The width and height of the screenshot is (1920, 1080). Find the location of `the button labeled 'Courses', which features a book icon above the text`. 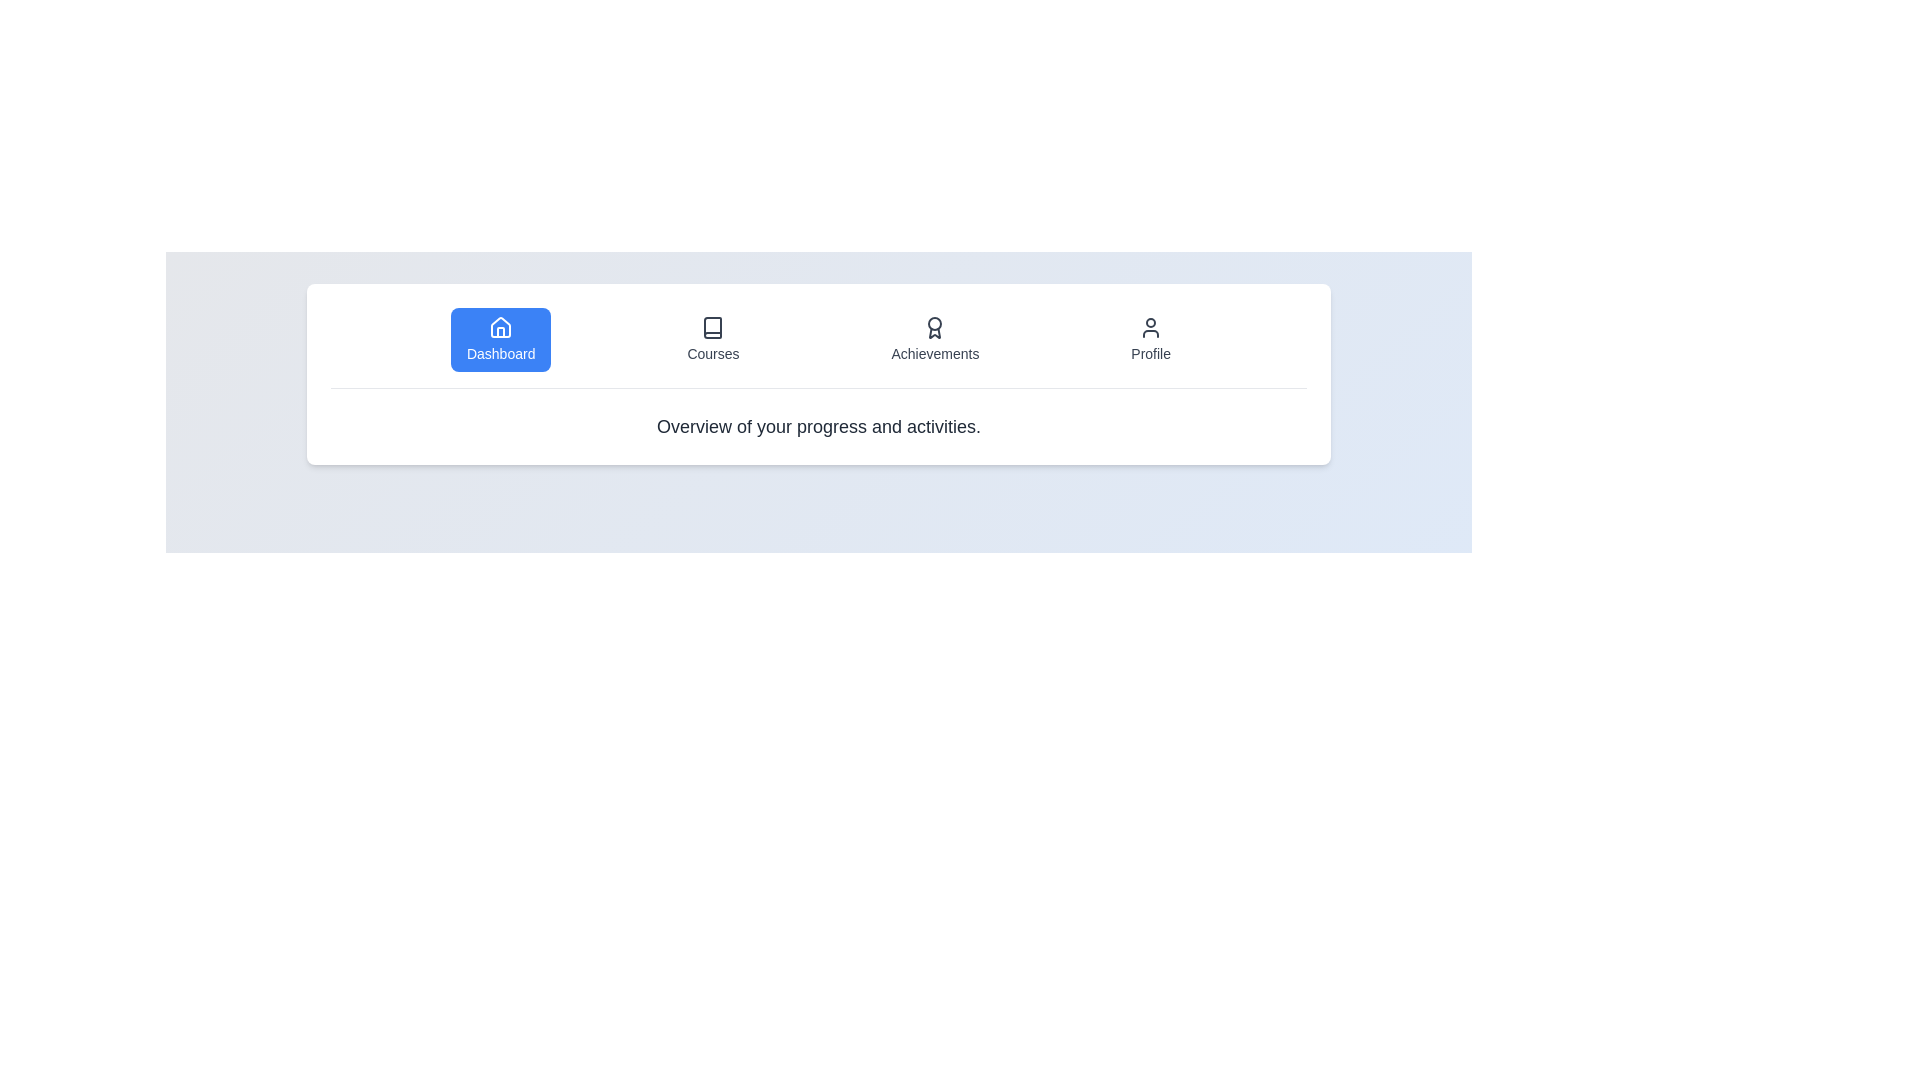

the button labeled 'Courses', which features a book icon above the text is located at coordinates (713, 338).